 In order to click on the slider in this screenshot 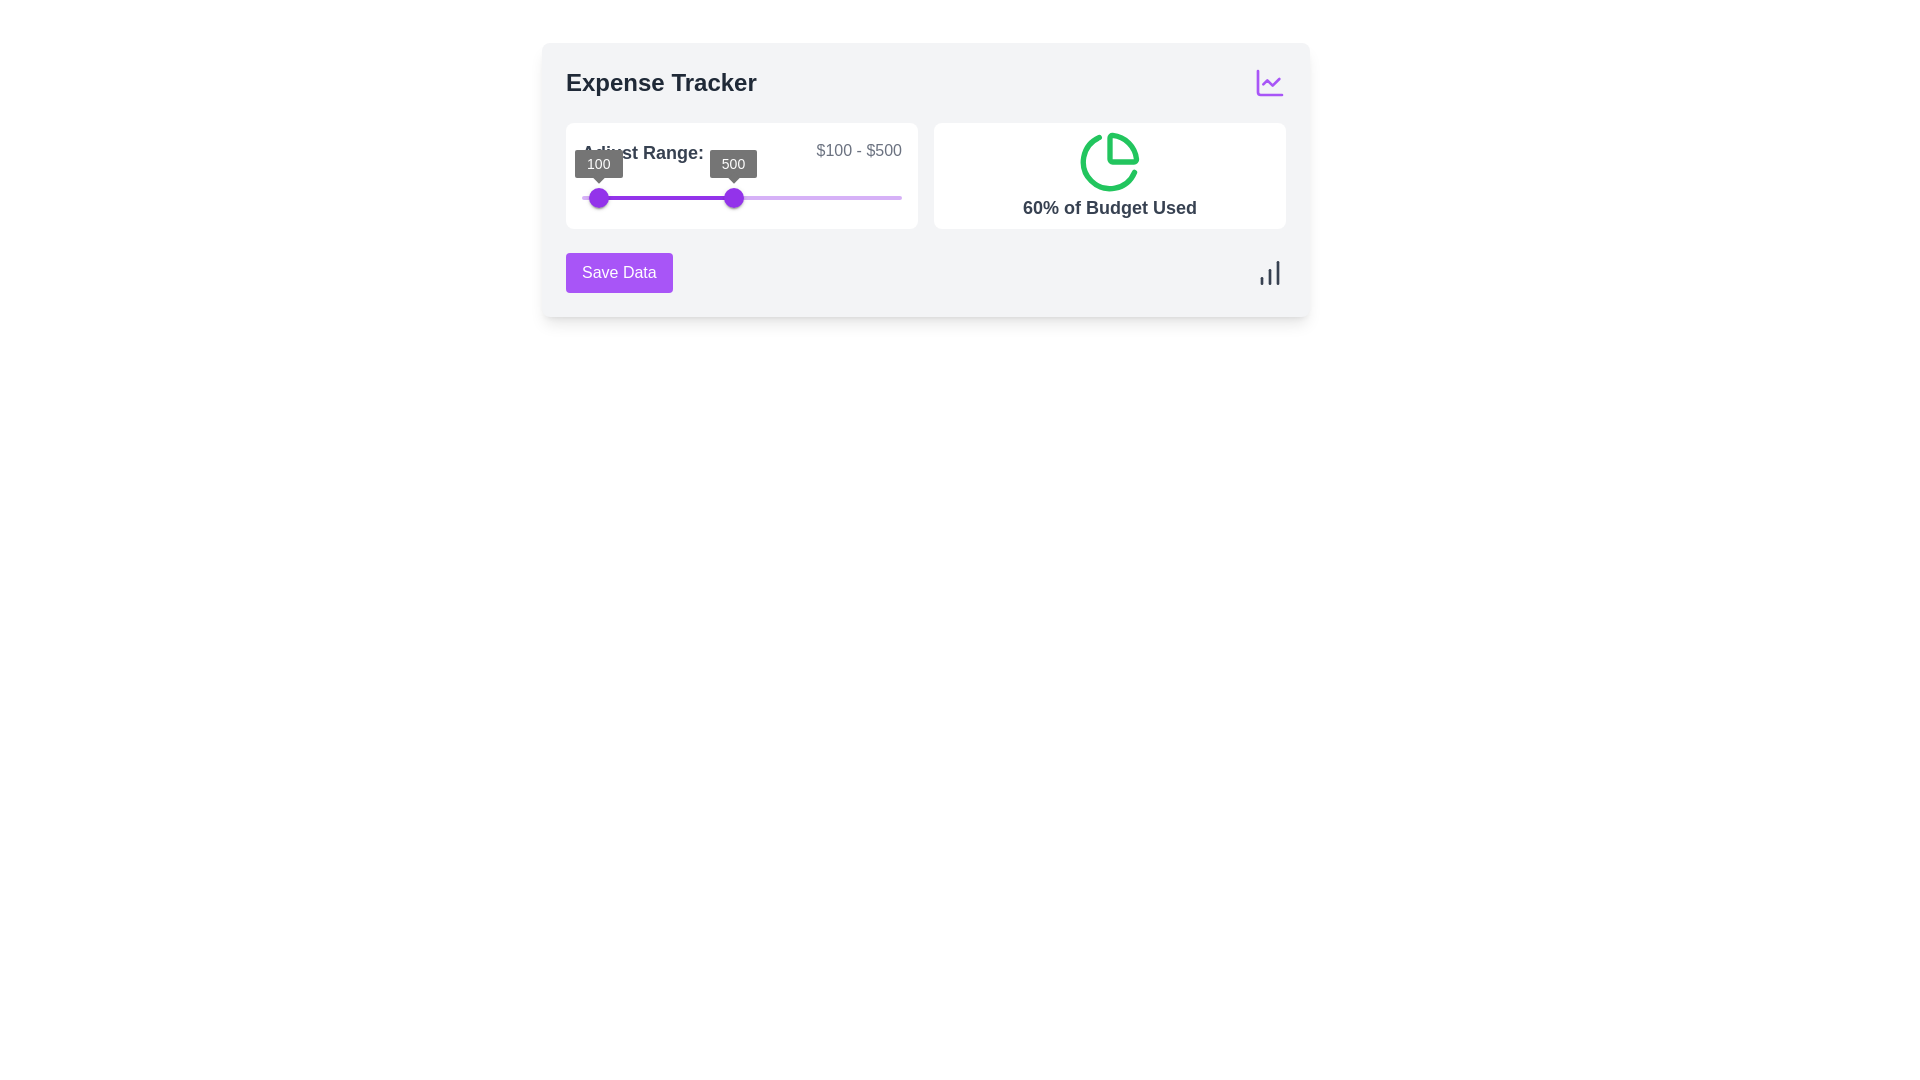, I will do `click(616, 197)`.